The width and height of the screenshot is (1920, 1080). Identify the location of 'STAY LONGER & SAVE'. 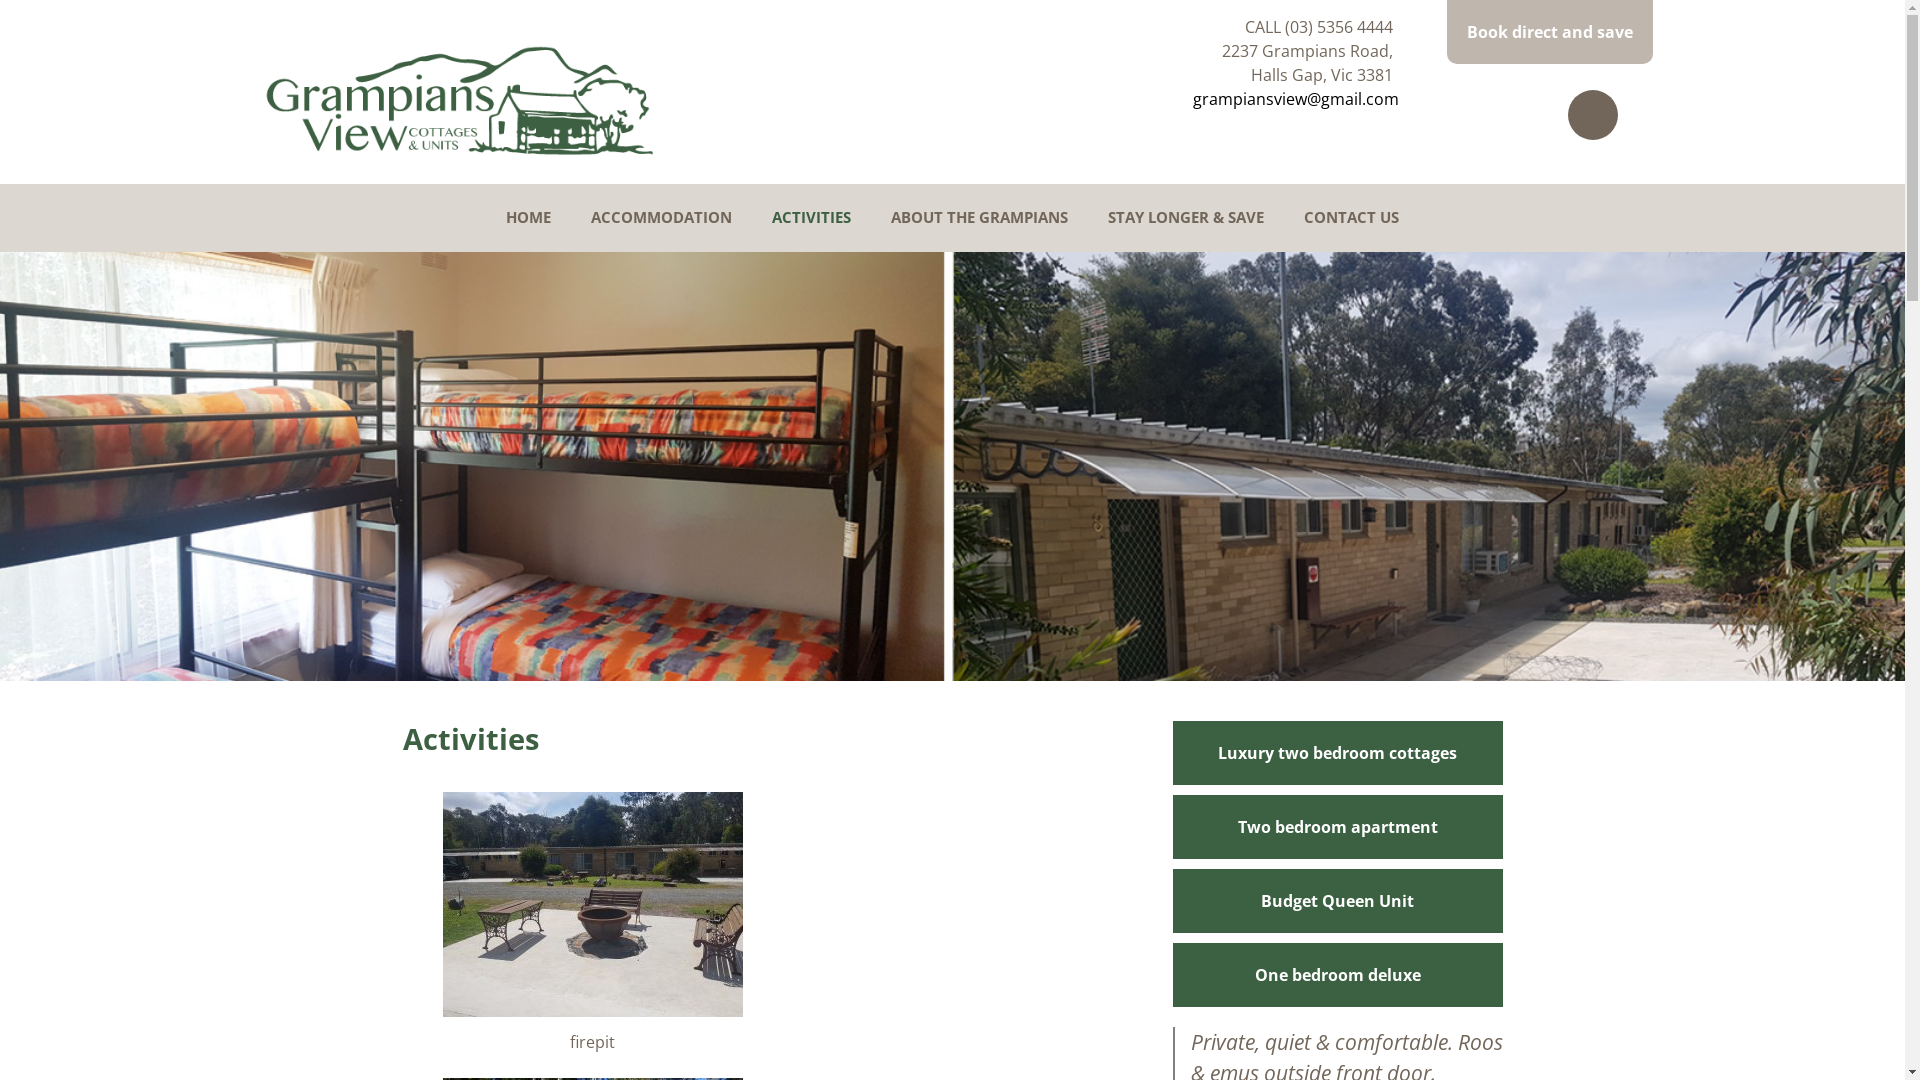
(1185, 218).